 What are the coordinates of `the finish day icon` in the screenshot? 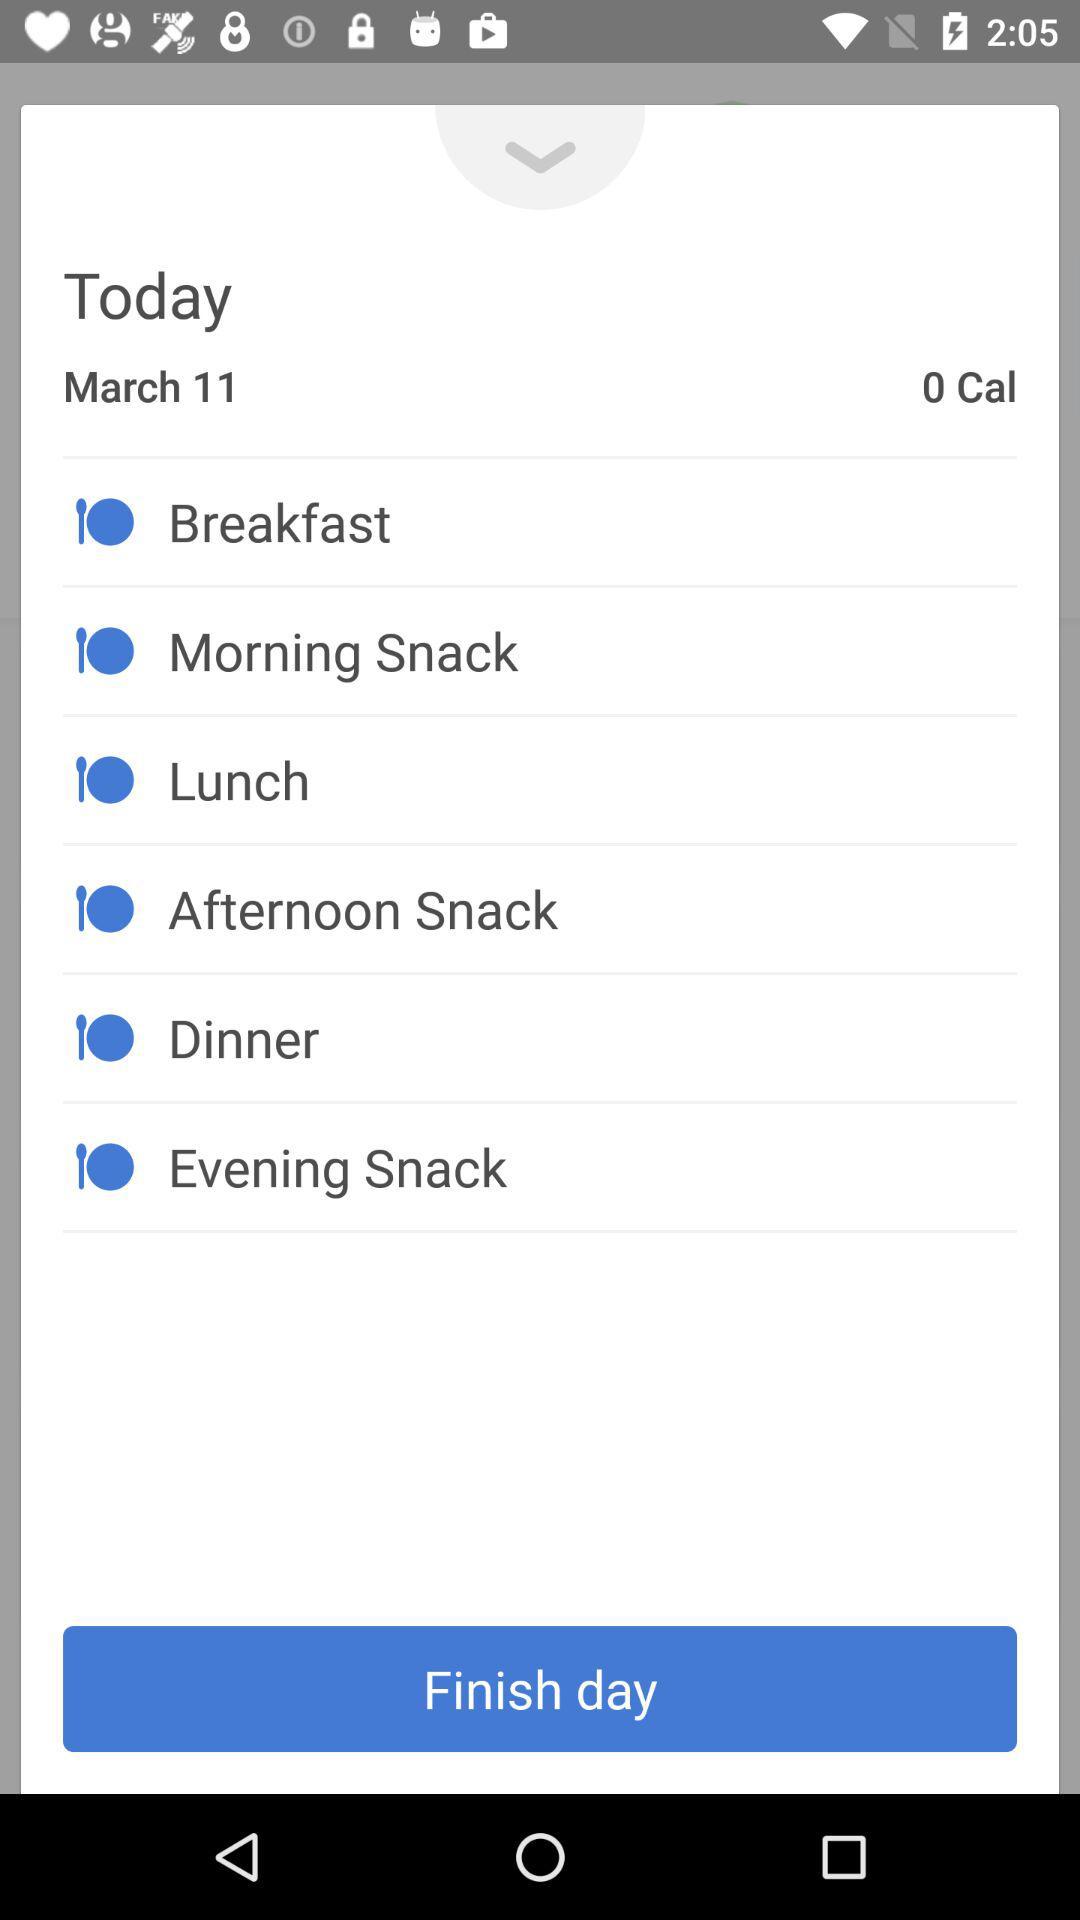 It's located at (540, 1688).